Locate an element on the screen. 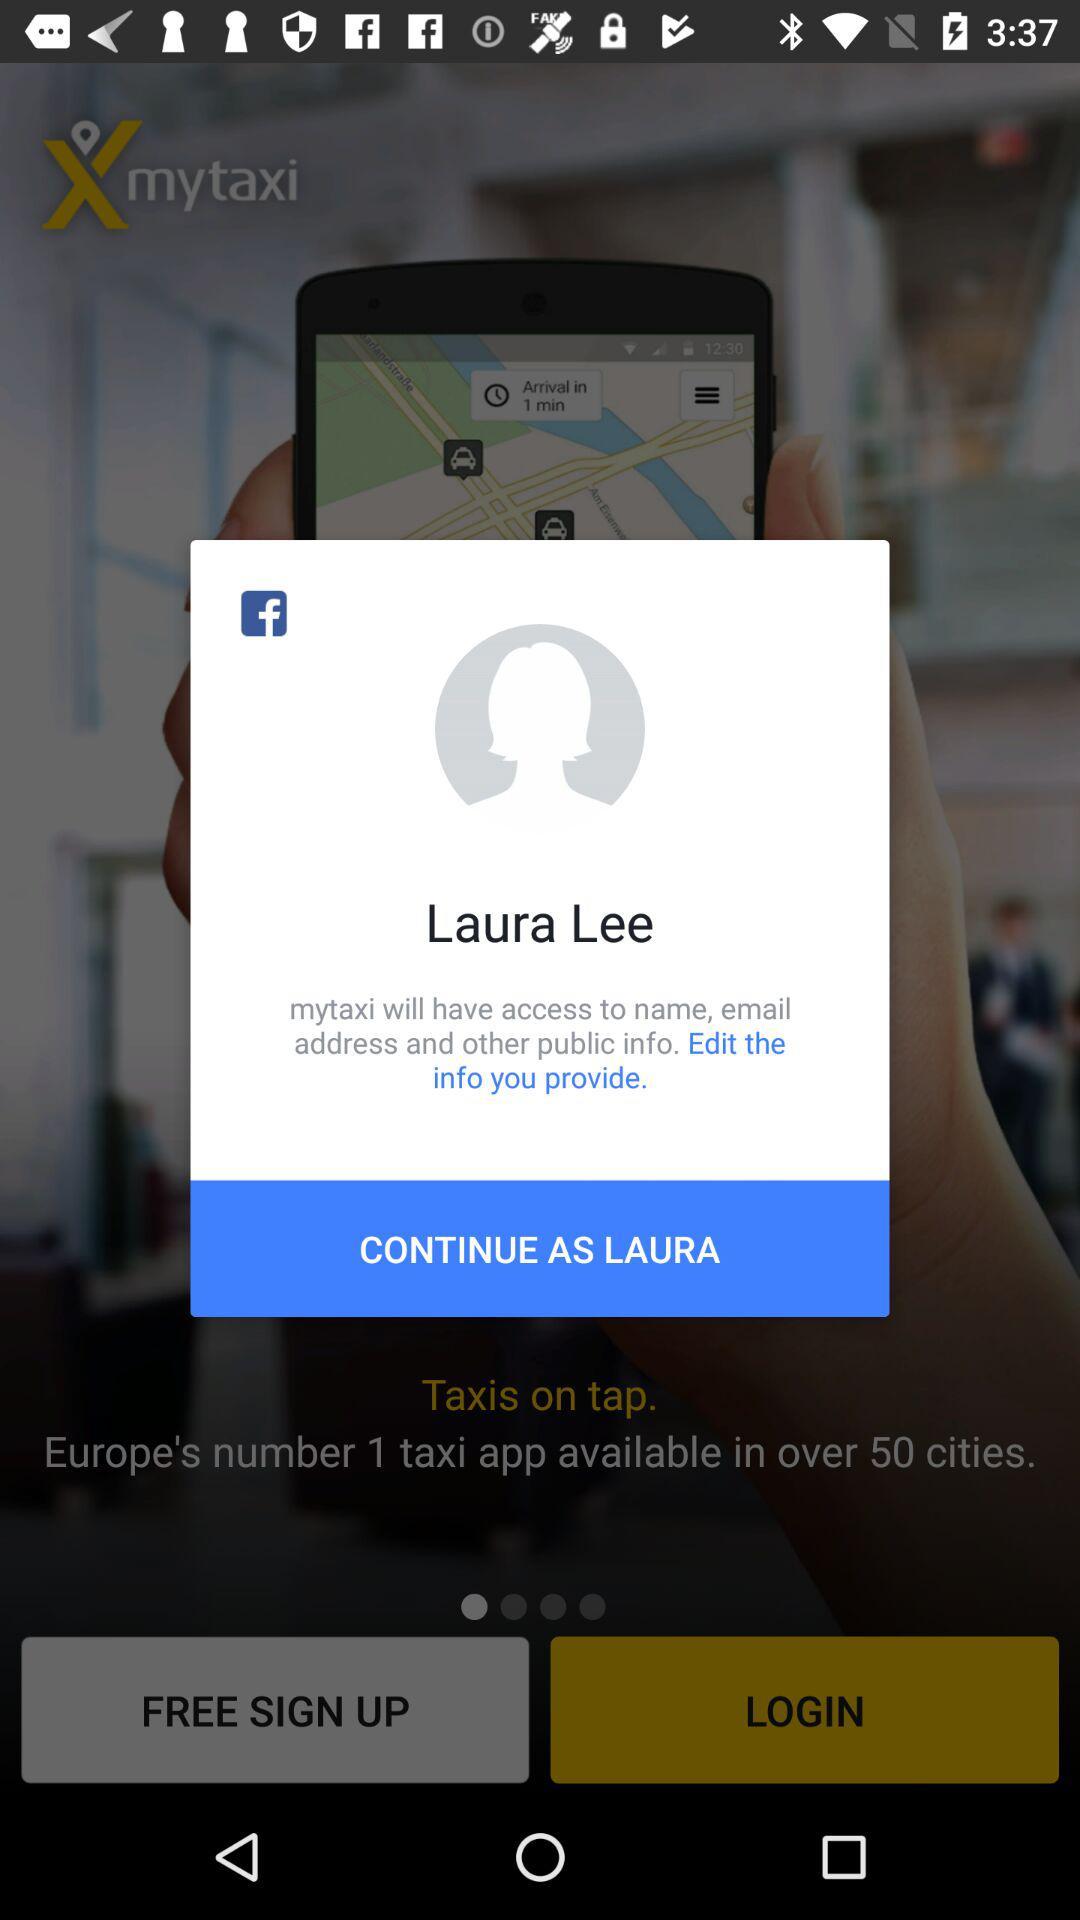  the icon below the laura lee is located at coordinates (540, 1041).